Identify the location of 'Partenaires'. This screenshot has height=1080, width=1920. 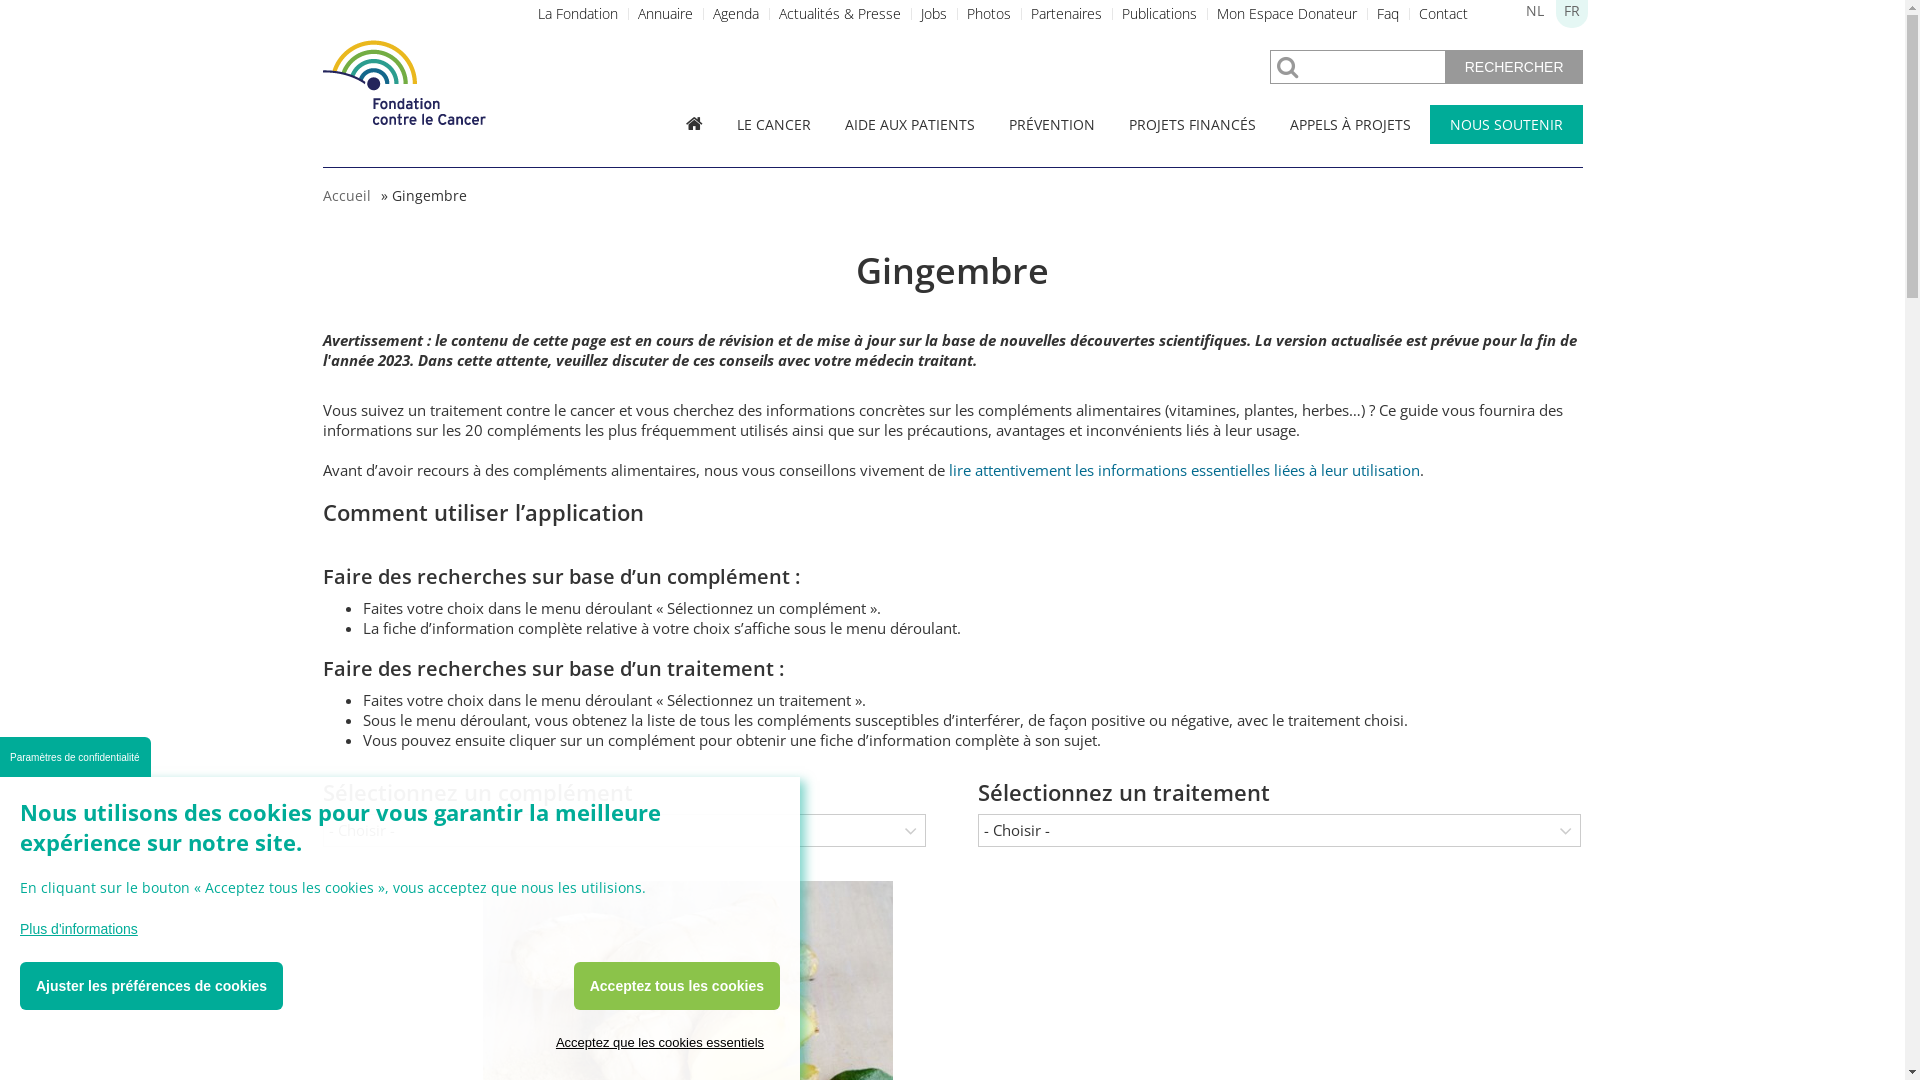
(1064, 13).